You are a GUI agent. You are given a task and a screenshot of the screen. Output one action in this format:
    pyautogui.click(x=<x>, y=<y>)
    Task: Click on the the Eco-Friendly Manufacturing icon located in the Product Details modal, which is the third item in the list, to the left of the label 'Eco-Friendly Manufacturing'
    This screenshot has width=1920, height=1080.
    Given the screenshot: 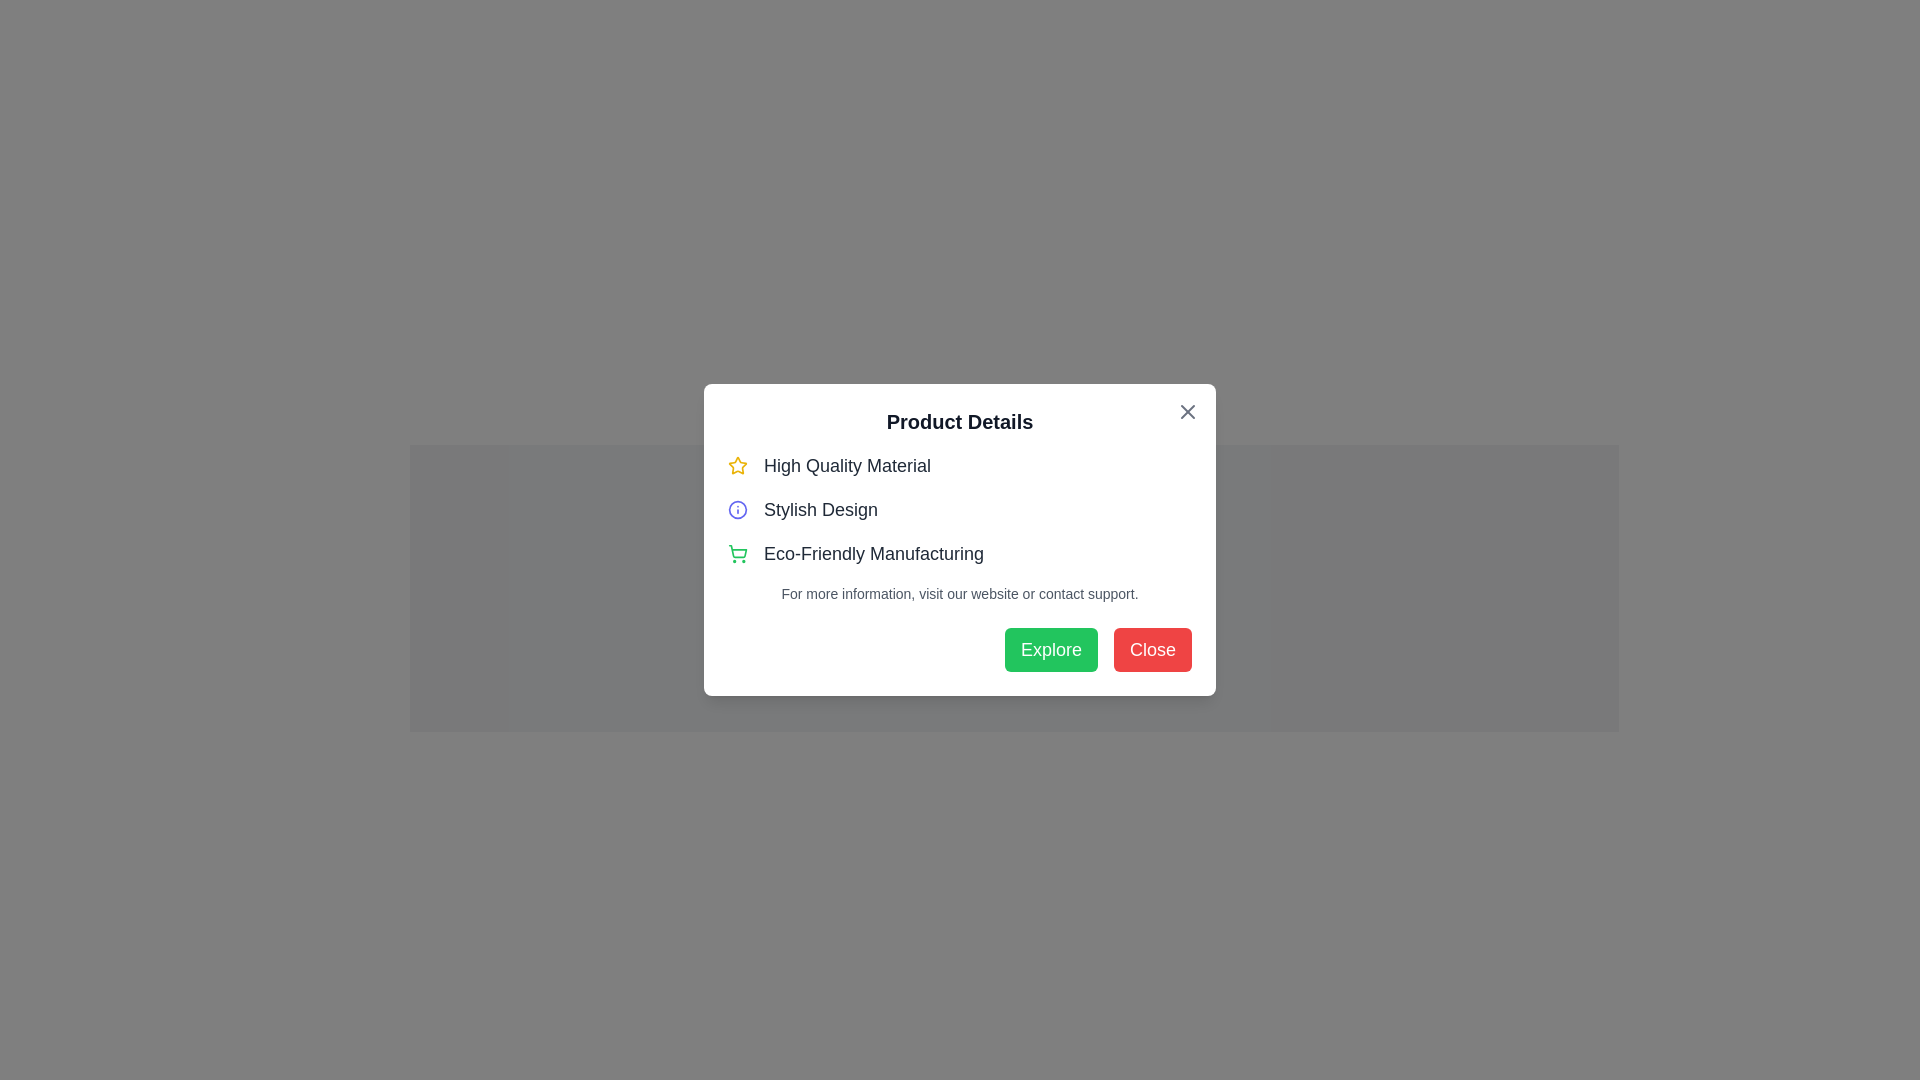 What is the action you would take?
    pyautogui.click(x=737, y=554)
    